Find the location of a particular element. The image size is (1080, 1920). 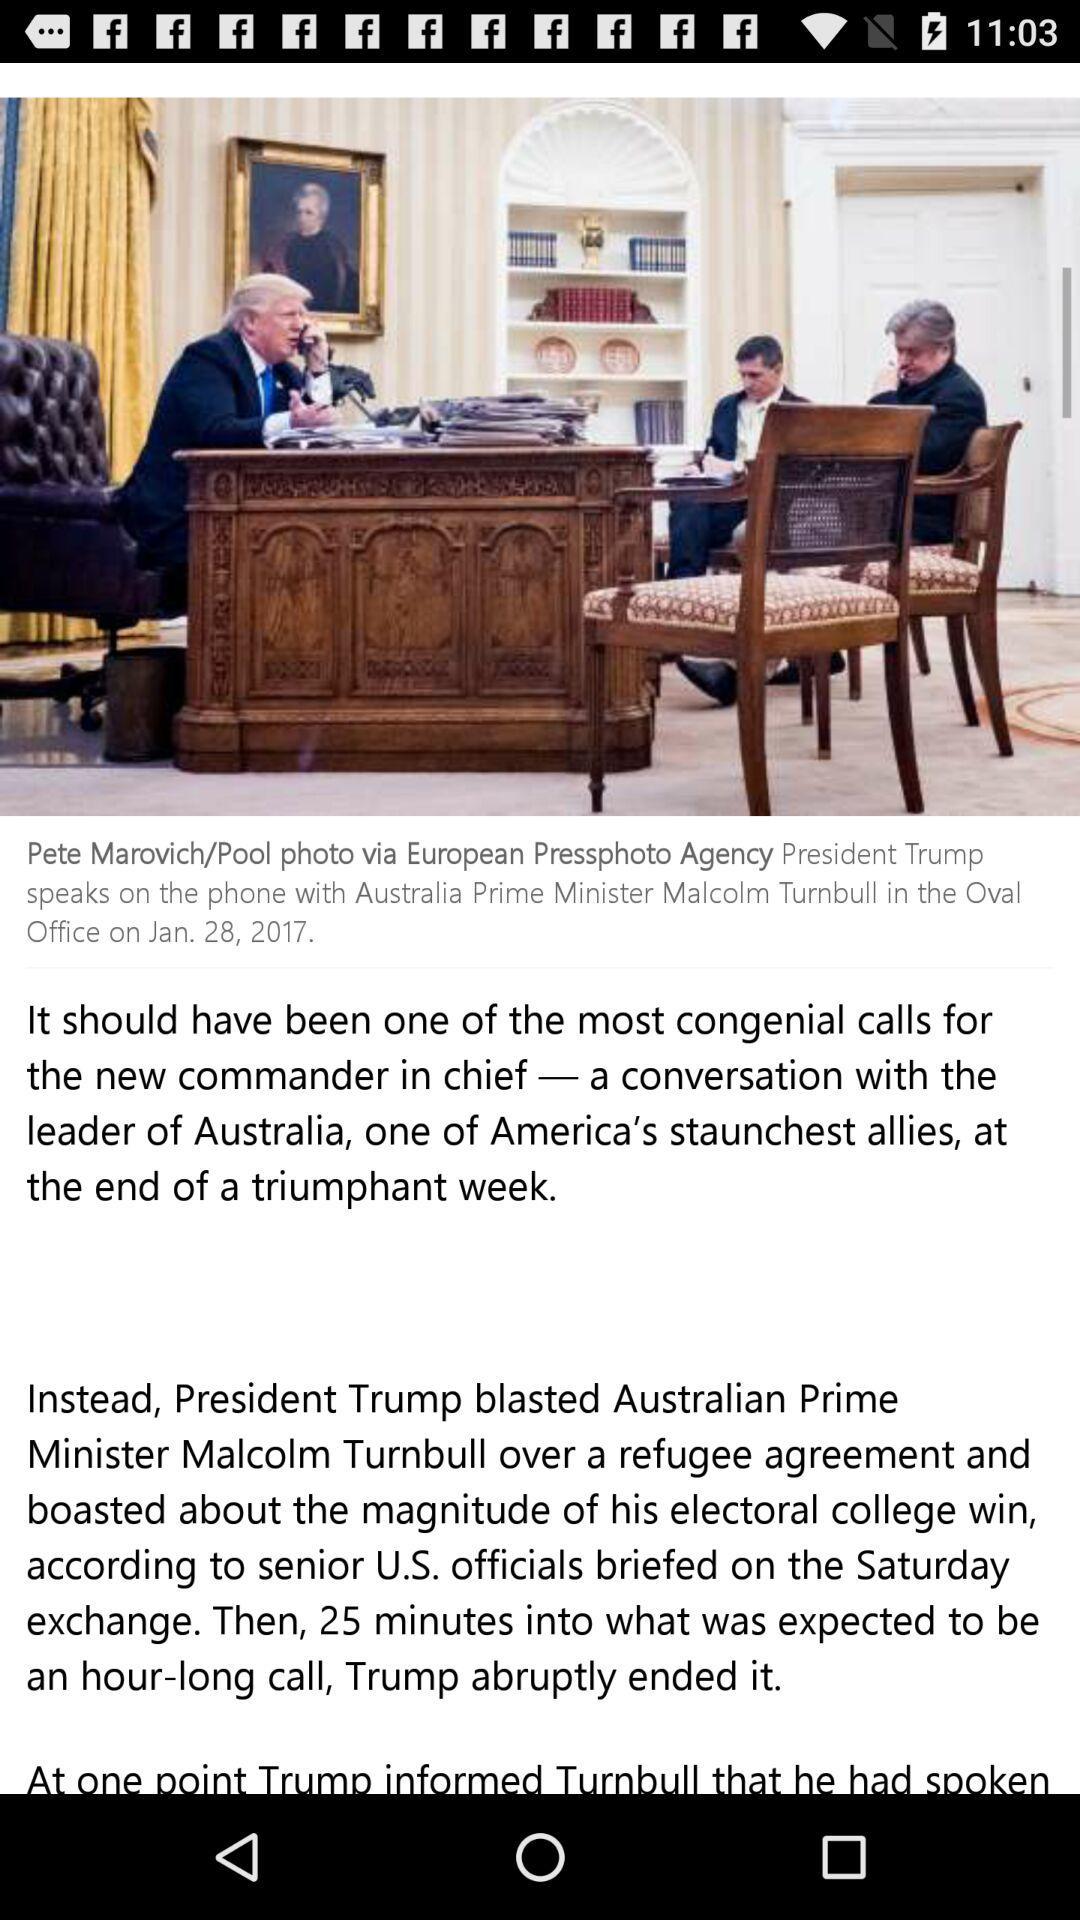

the at one point is located at coordinates (540, 1781).